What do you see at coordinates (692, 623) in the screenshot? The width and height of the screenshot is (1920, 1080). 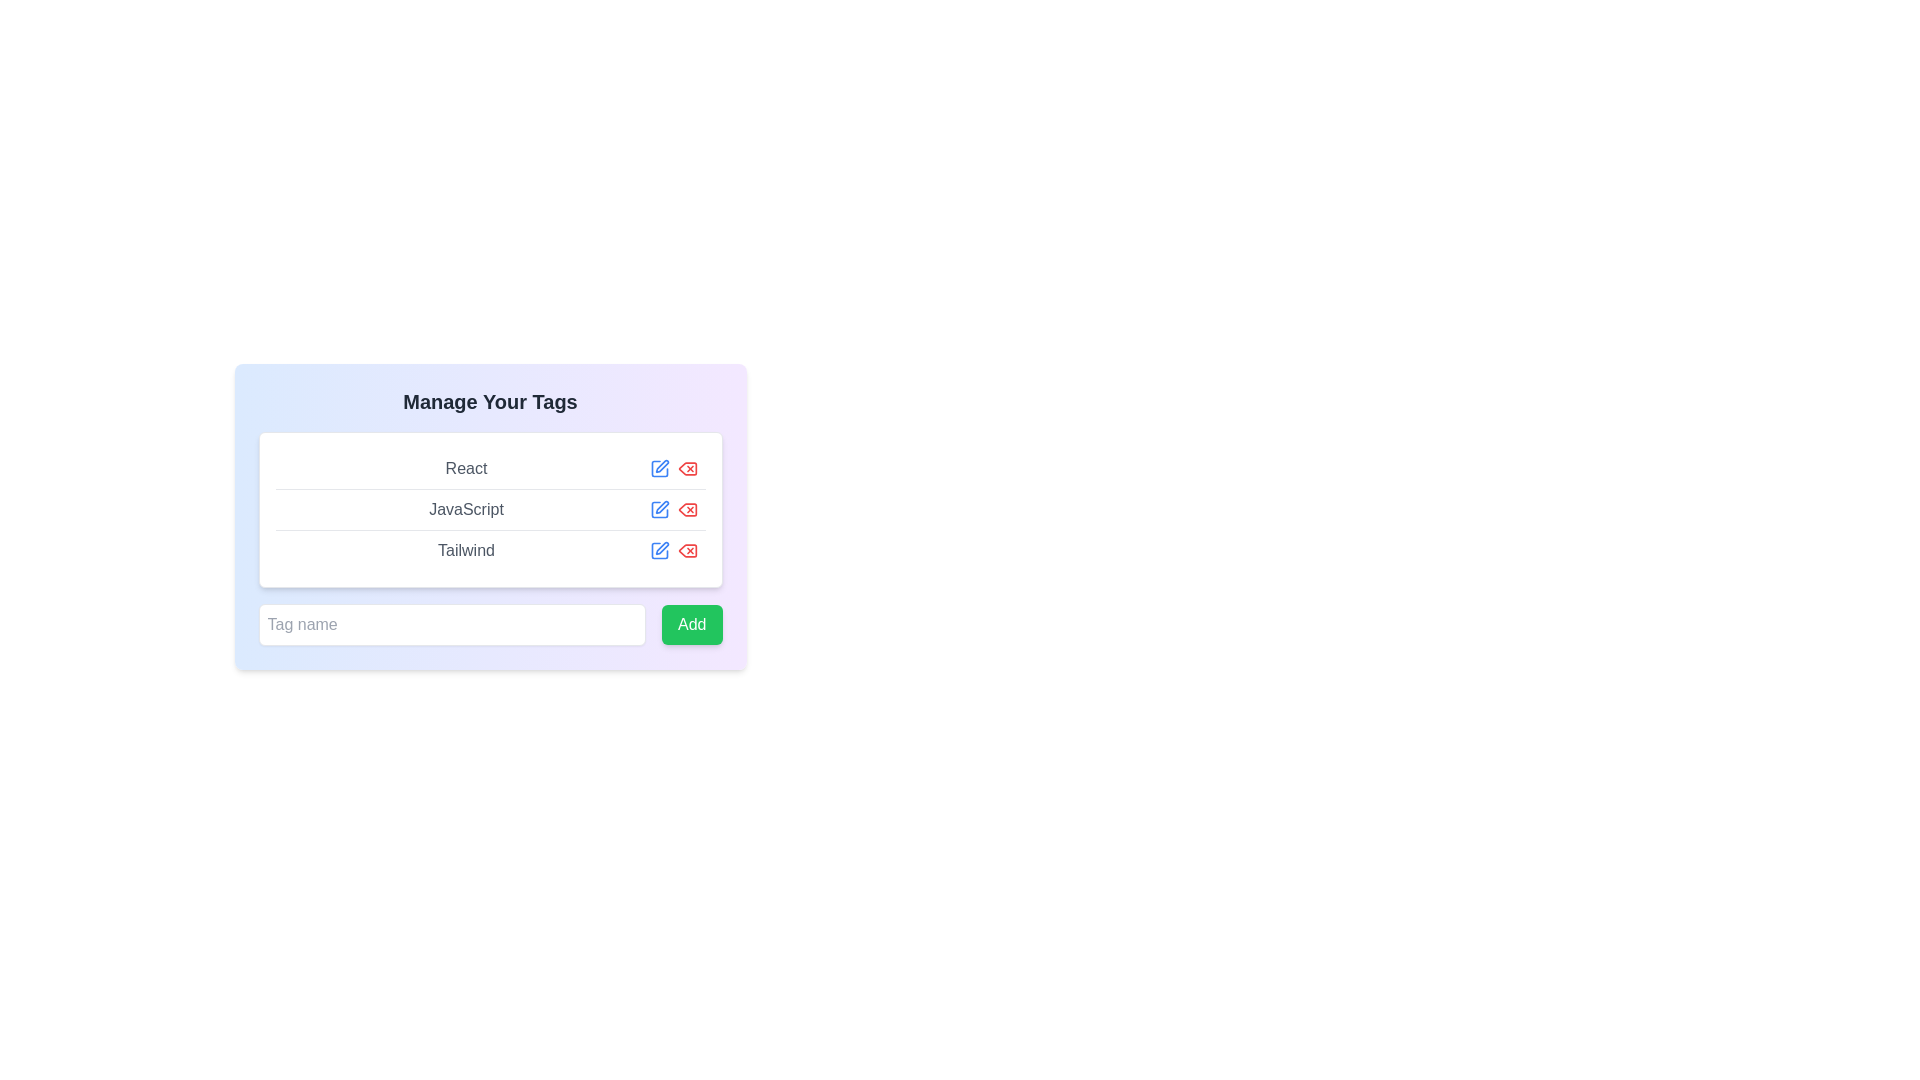 I see `the submit button located to the right of the 'Tag name' input field to visualize the hover effect` at bounding box center [692, 623].